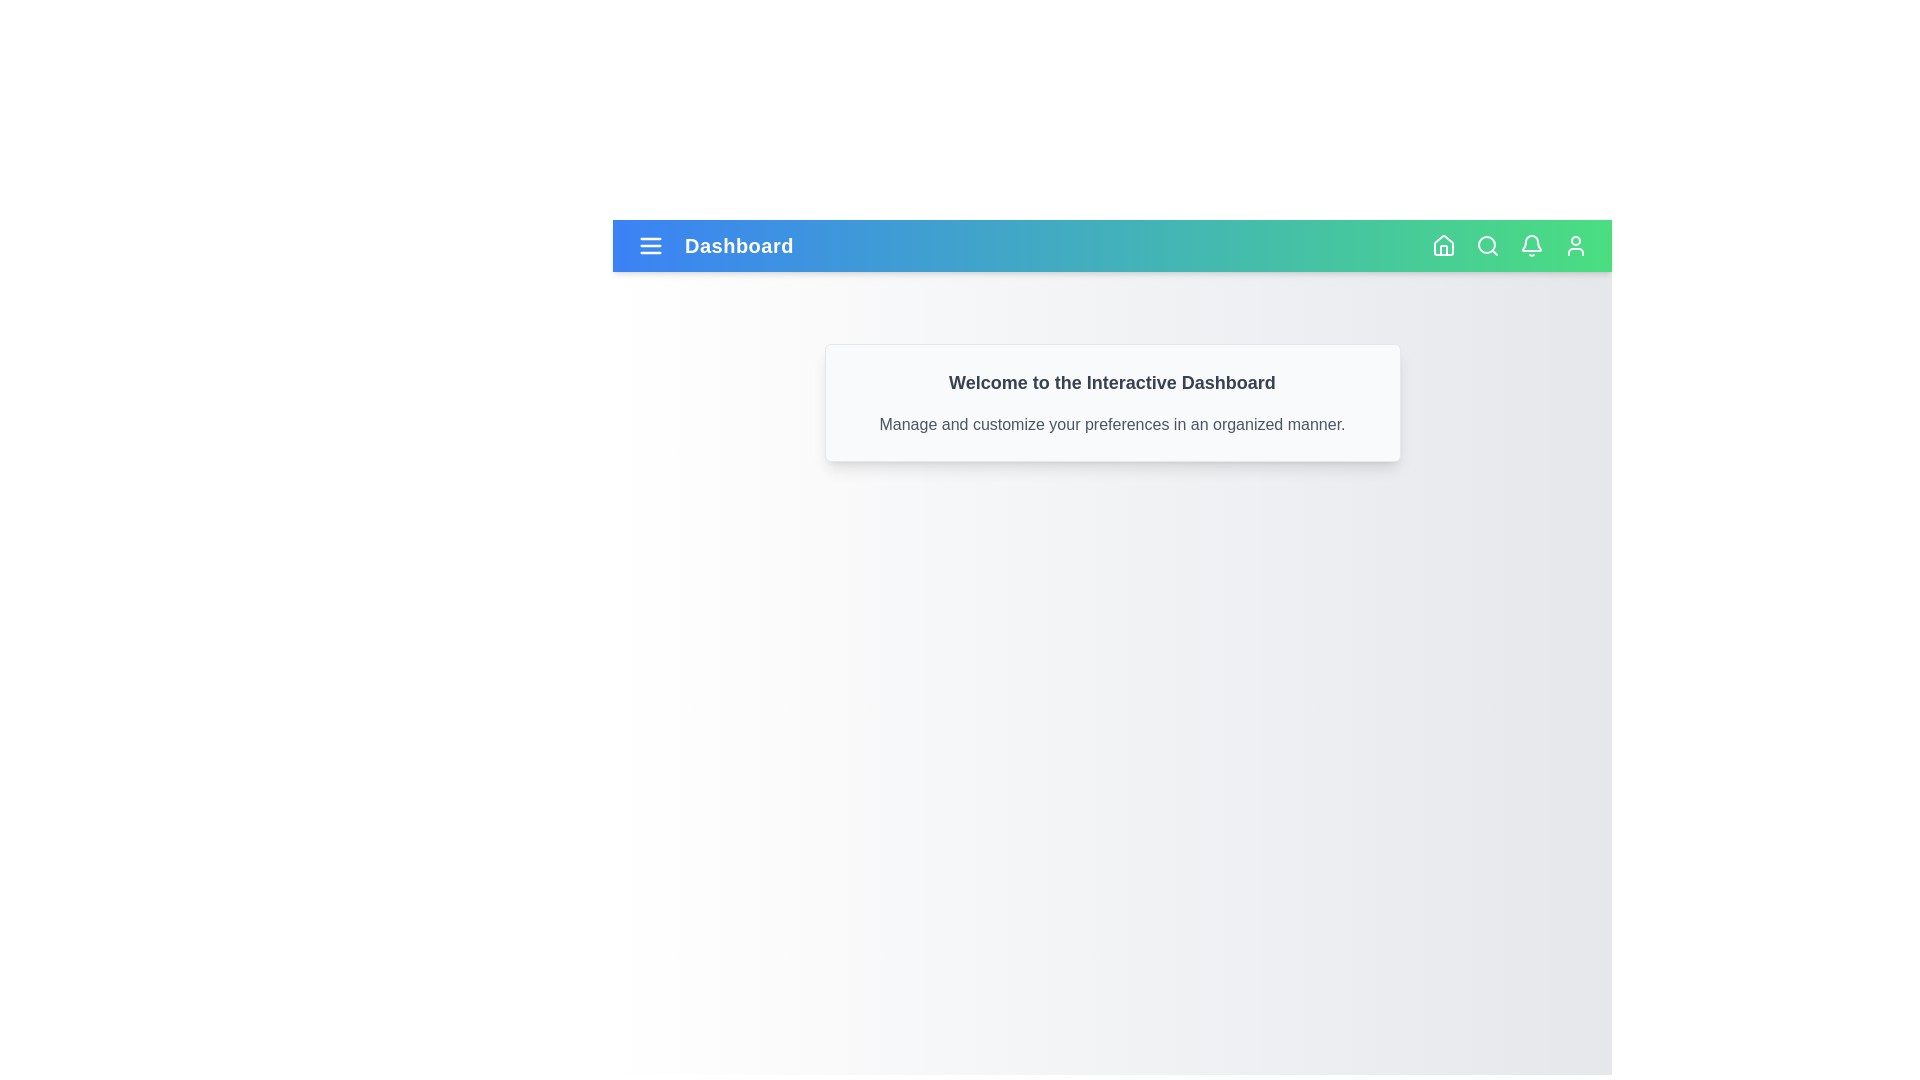  Describe the element at coordinates (1574, 245) in the screenshot. I see `the user icon to access the user profile` at that location.